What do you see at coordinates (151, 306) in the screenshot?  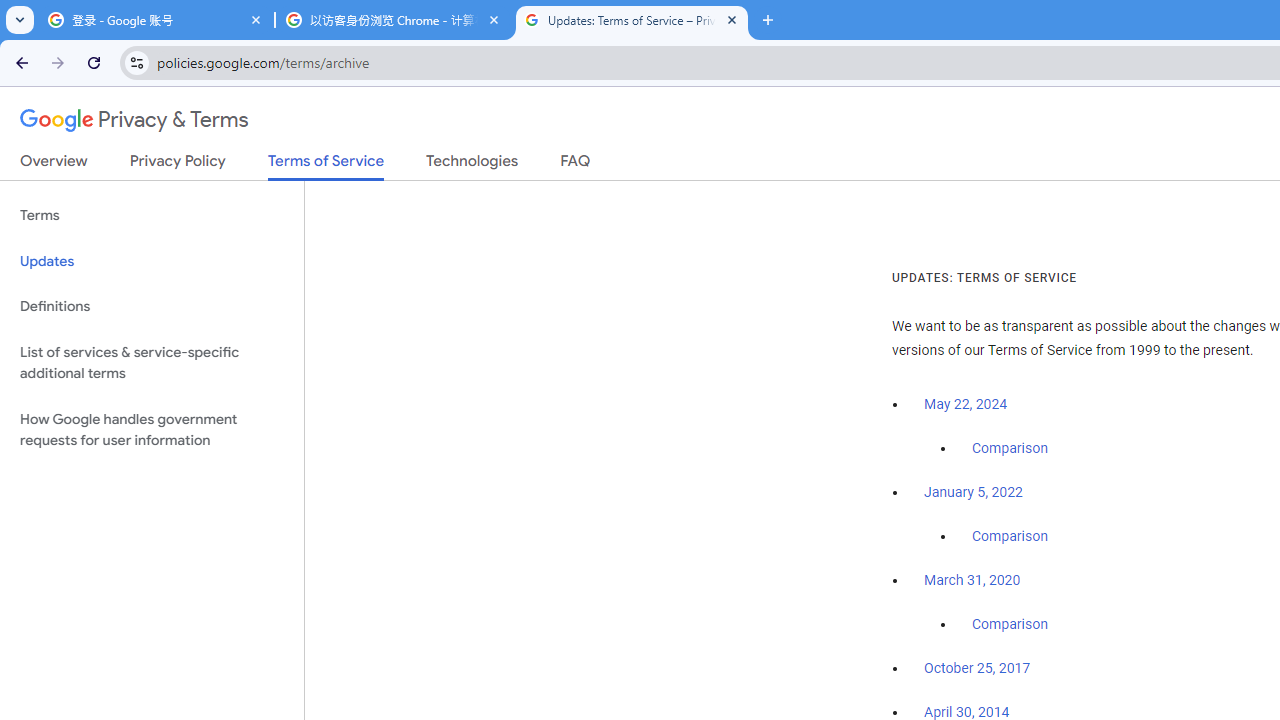 I see `'Definitions'` at bounding box center [151, 306].